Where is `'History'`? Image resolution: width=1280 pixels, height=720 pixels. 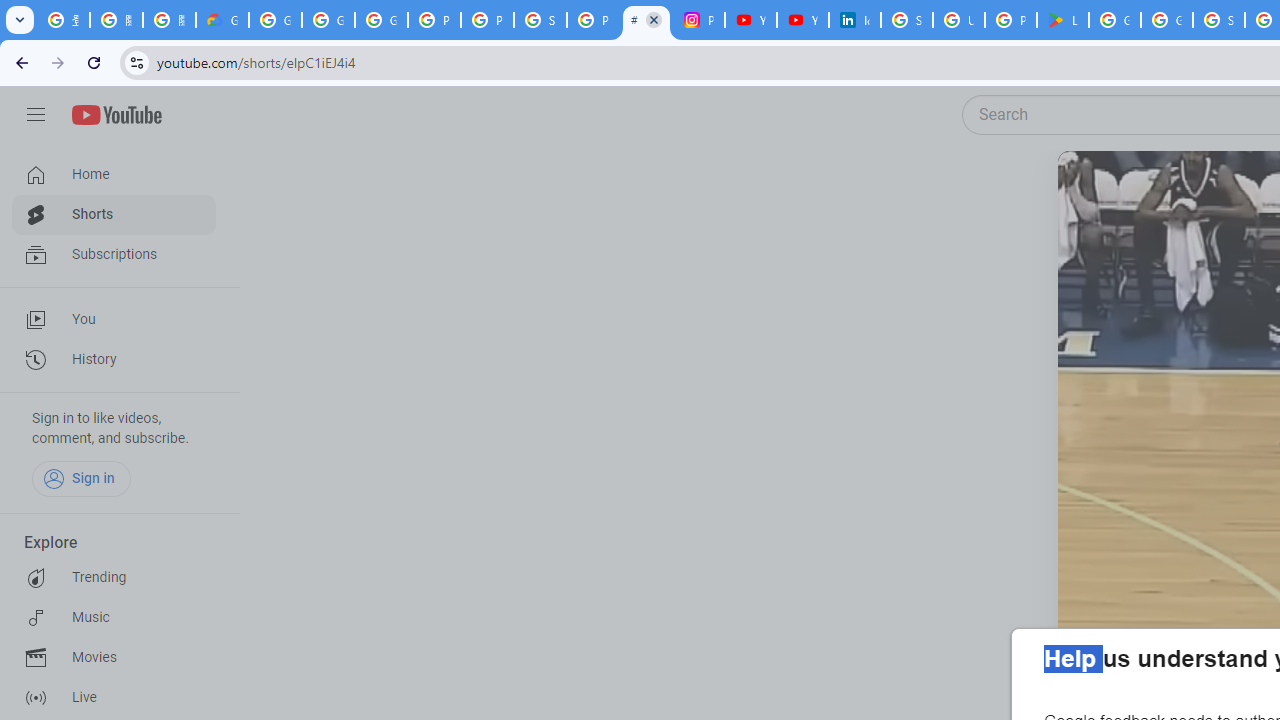
'History' is located at coordinates (112, 360).